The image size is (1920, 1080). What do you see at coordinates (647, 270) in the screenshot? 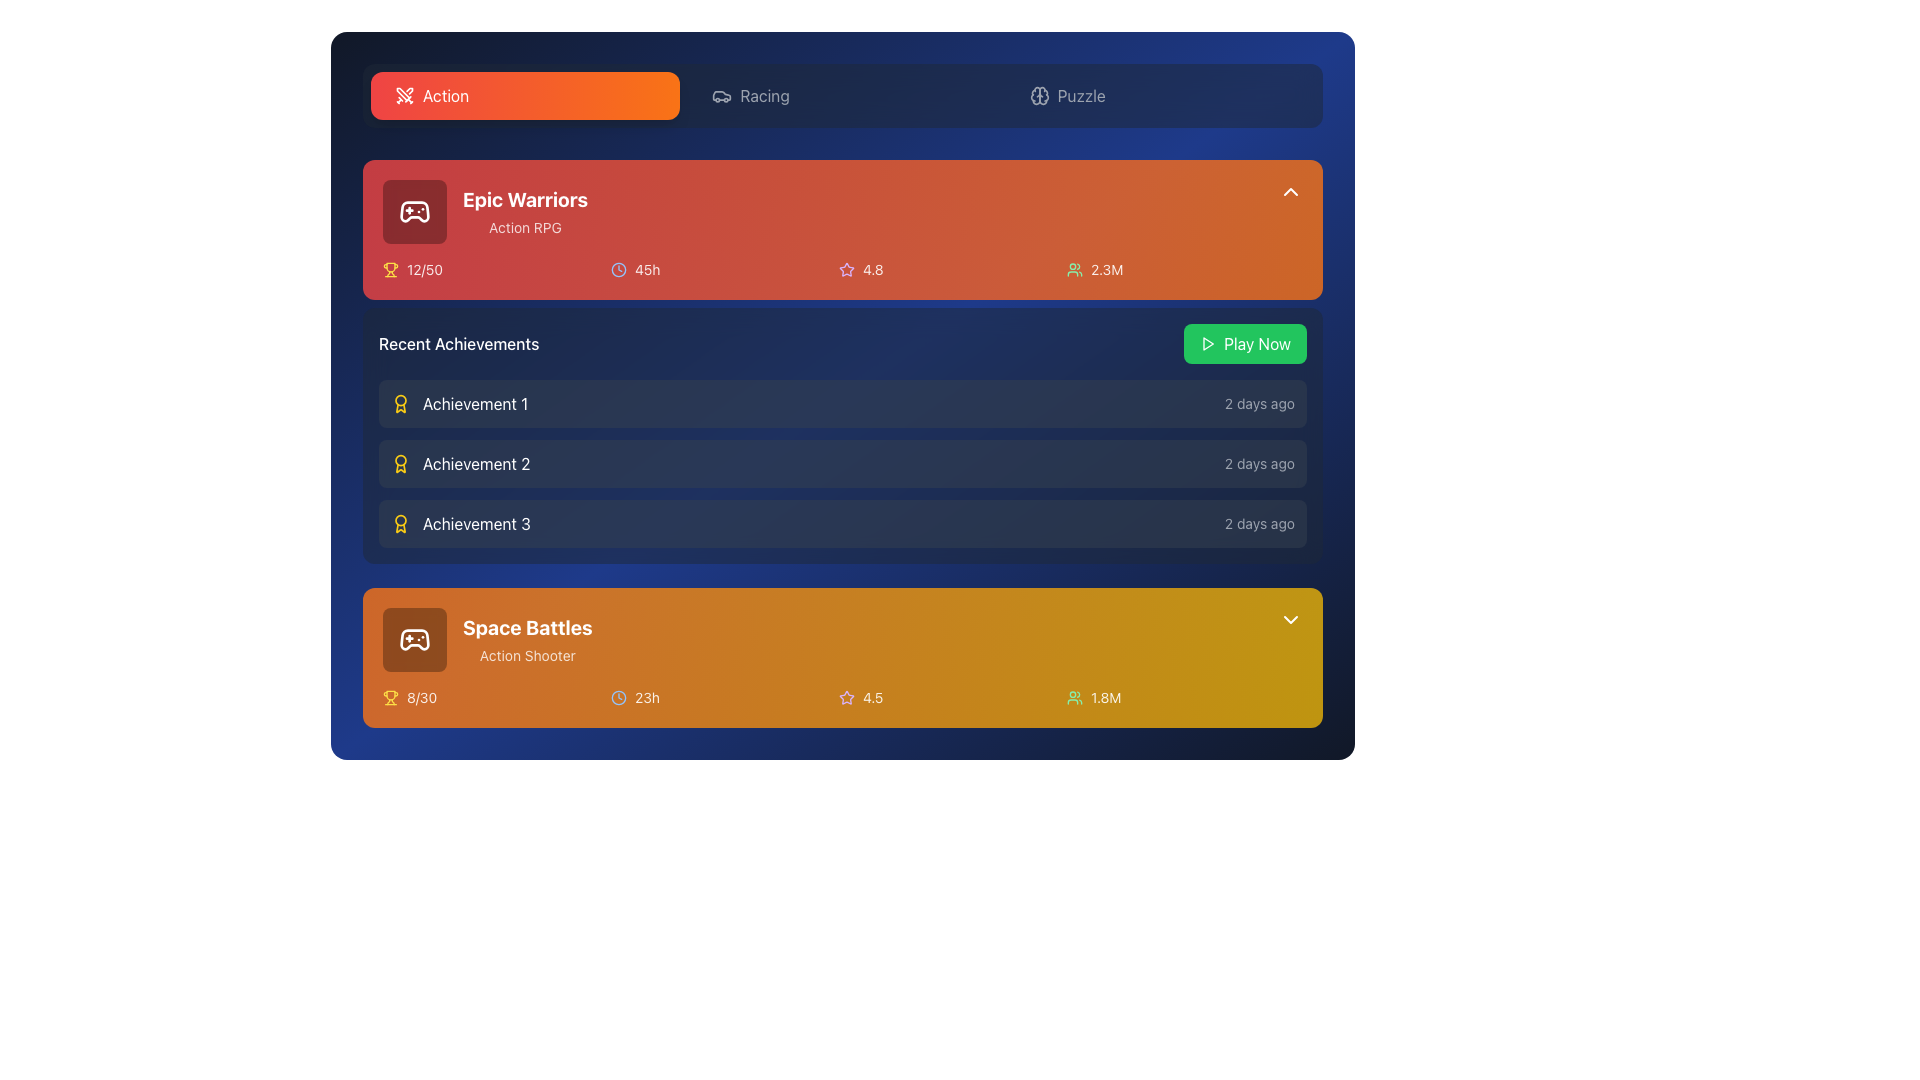
I see `text label displaying '45h' that is styled in a slightly bold white font and located to the right of the clock icon in the 'Epic Warriors' game card section` at bounding box center [647, 270].